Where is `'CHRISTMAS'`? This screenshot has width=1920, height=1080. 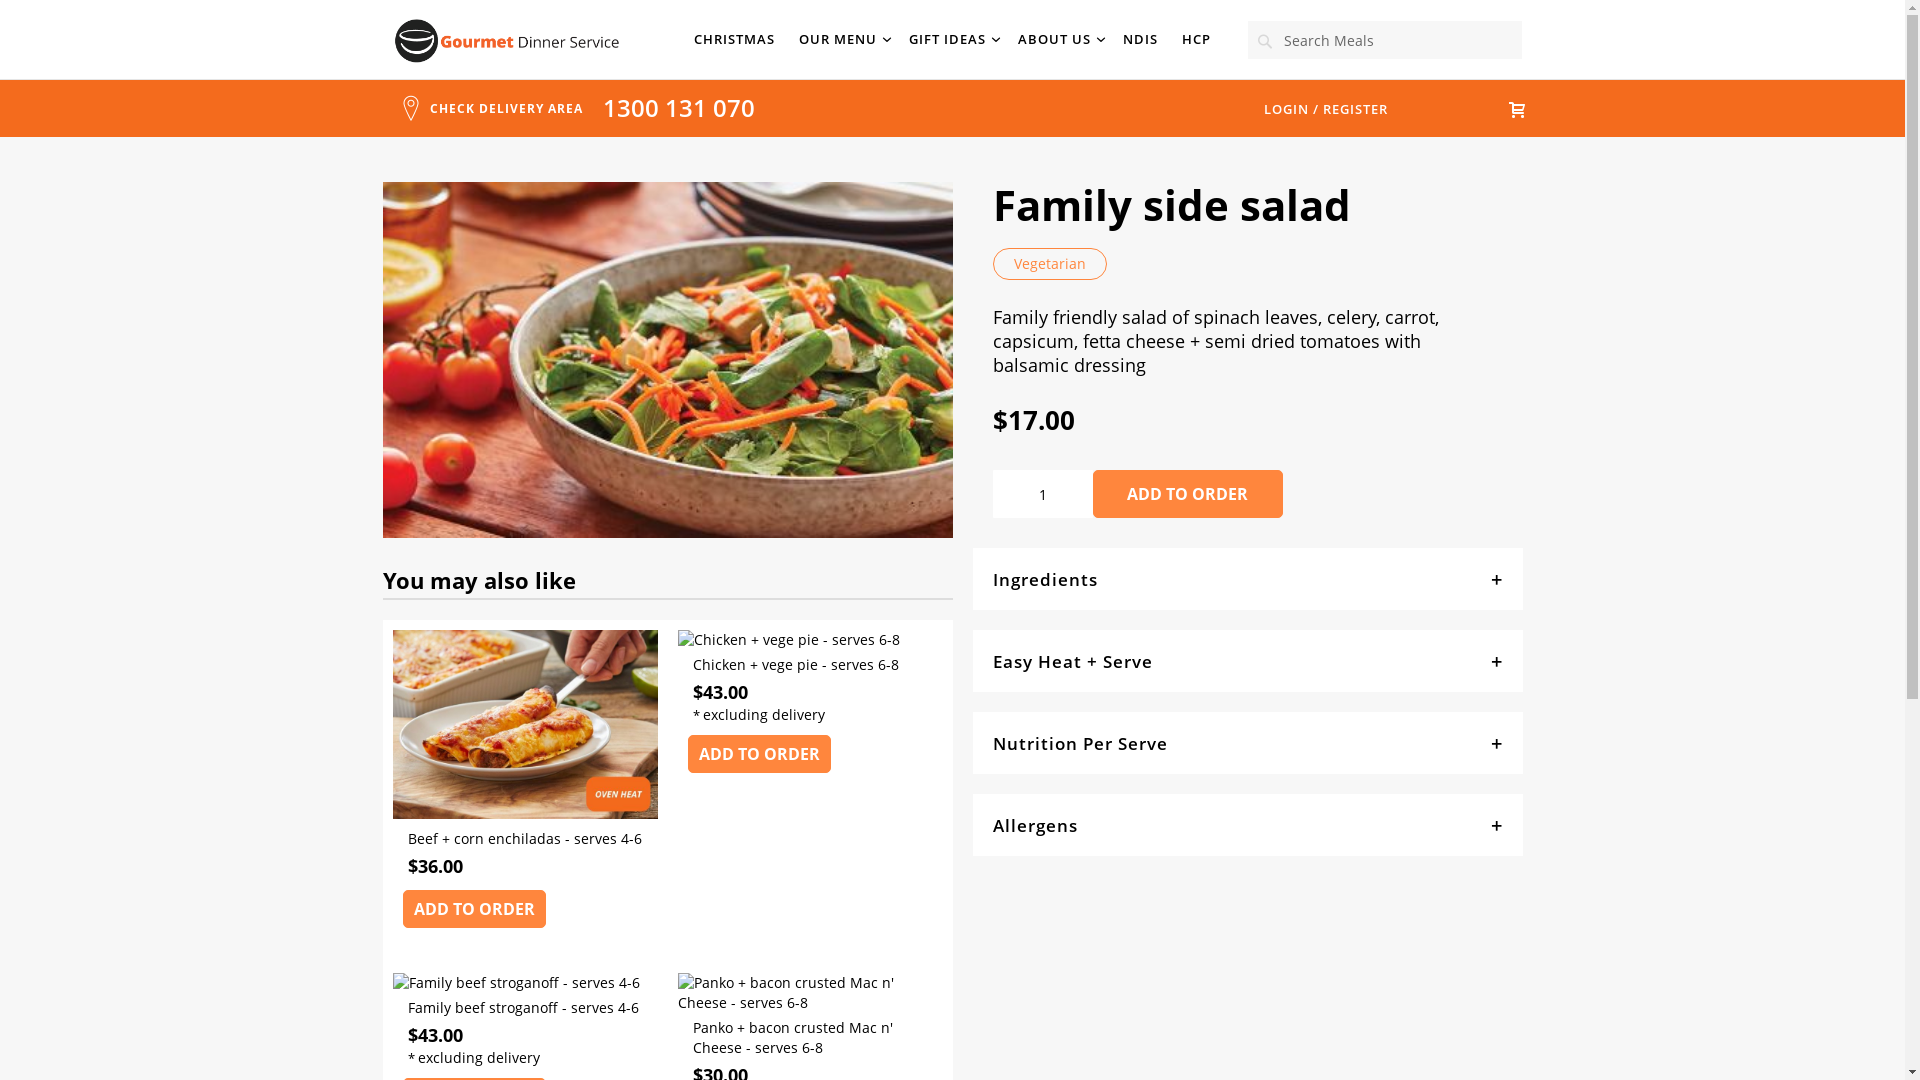 'CHRISTMAS' is located at coordinates (733, 39).